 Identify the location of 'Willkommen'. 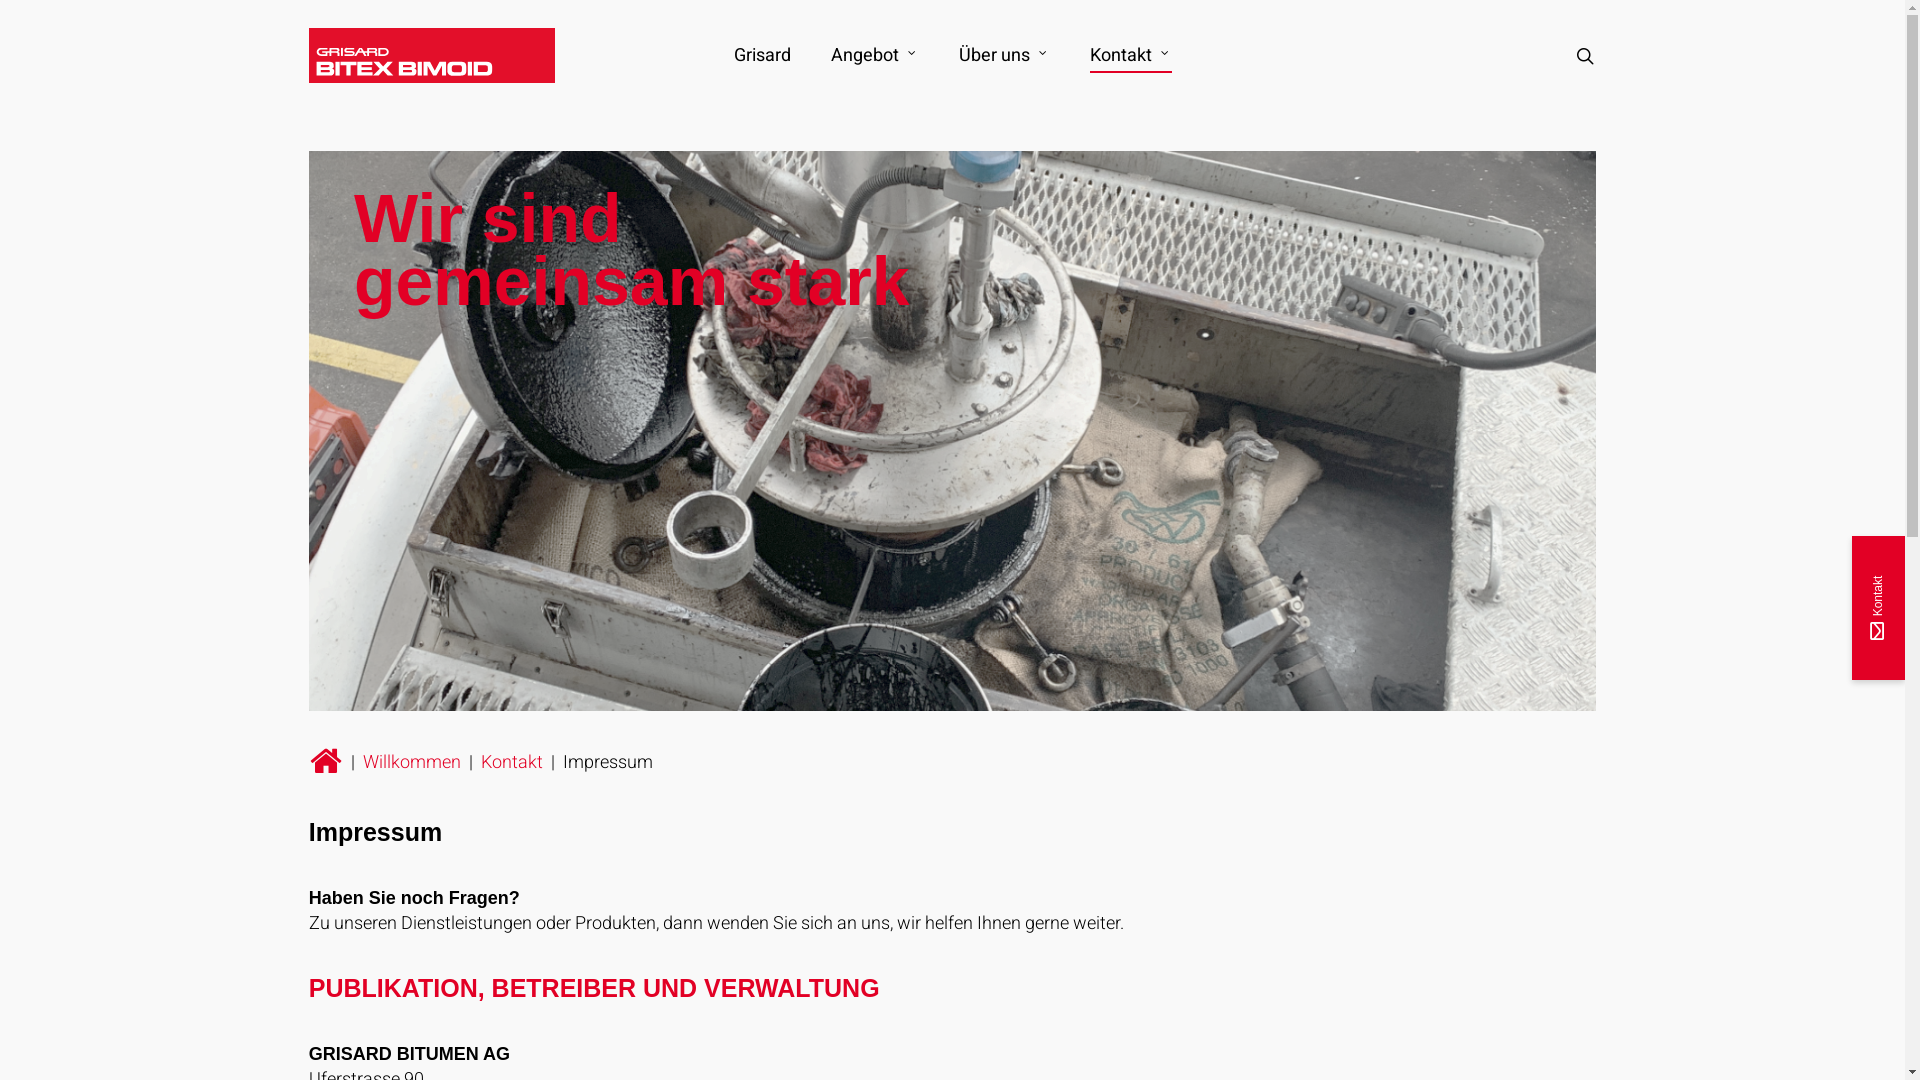
(411, 762).